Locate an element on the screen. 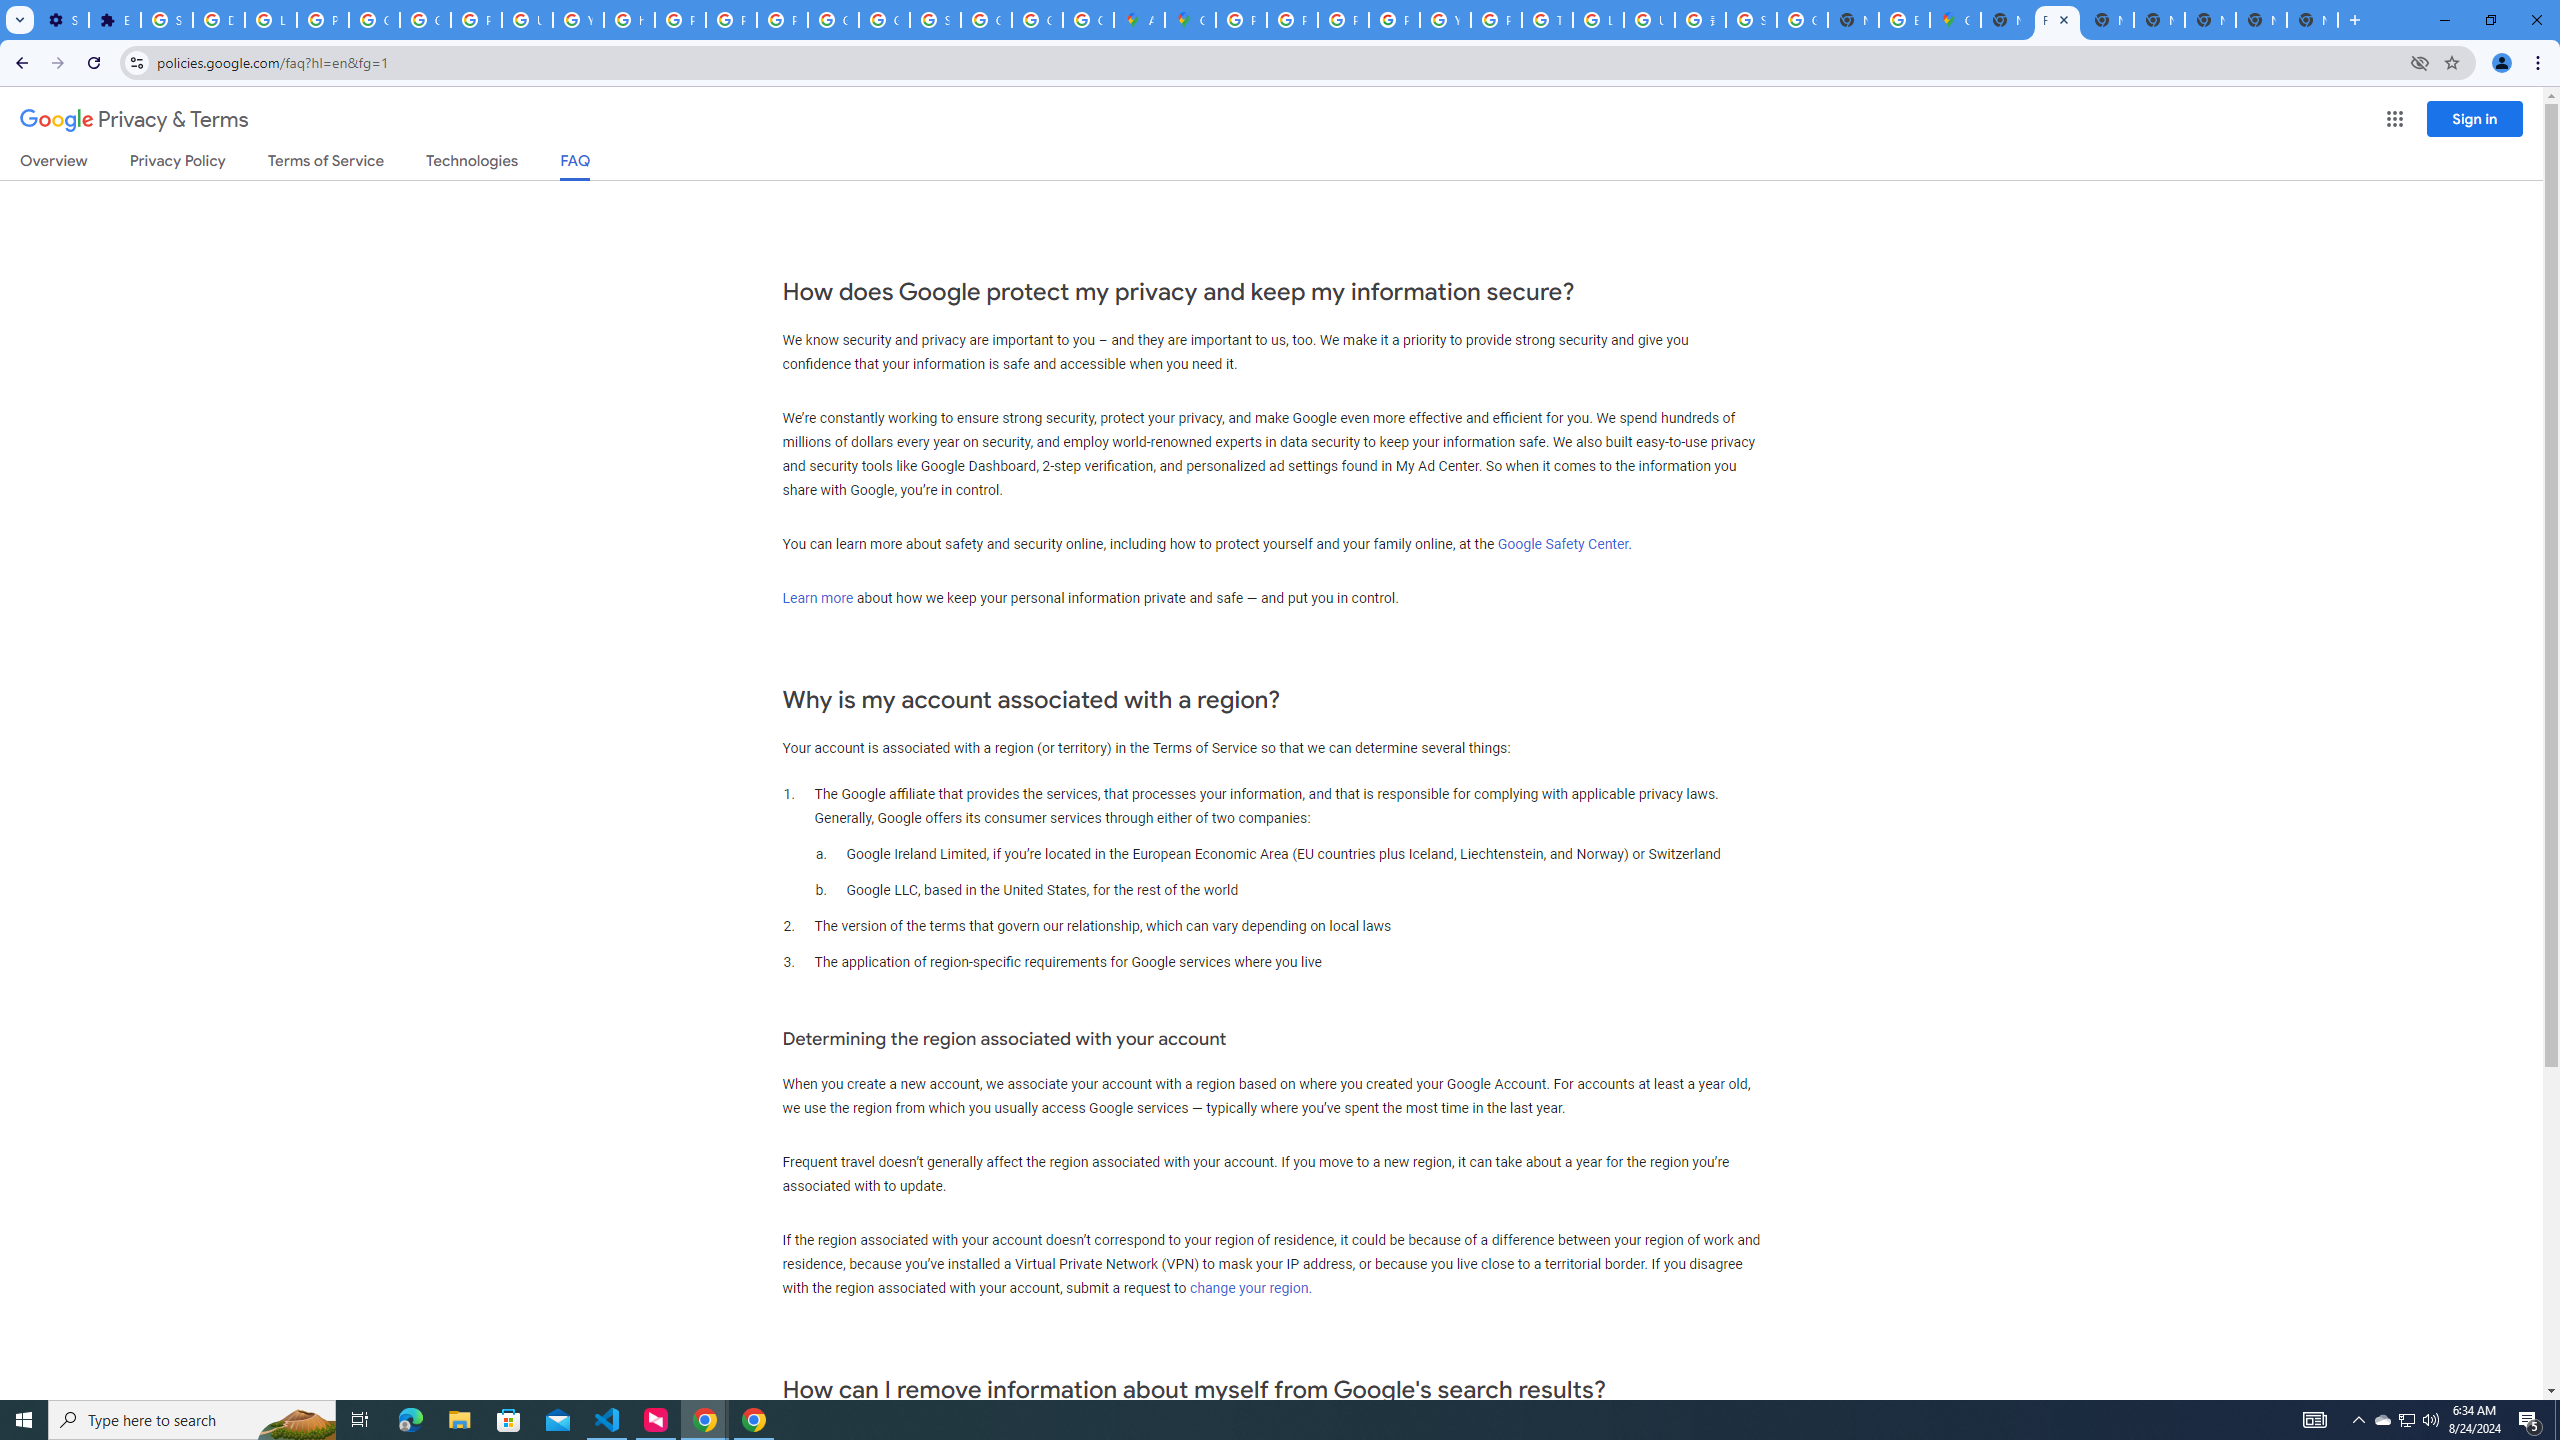 The width and height of the screenshot is (2560, 1440). 'Delete photos & videos - Computer - Google Photos Help' is located at coordinates (217, 19).